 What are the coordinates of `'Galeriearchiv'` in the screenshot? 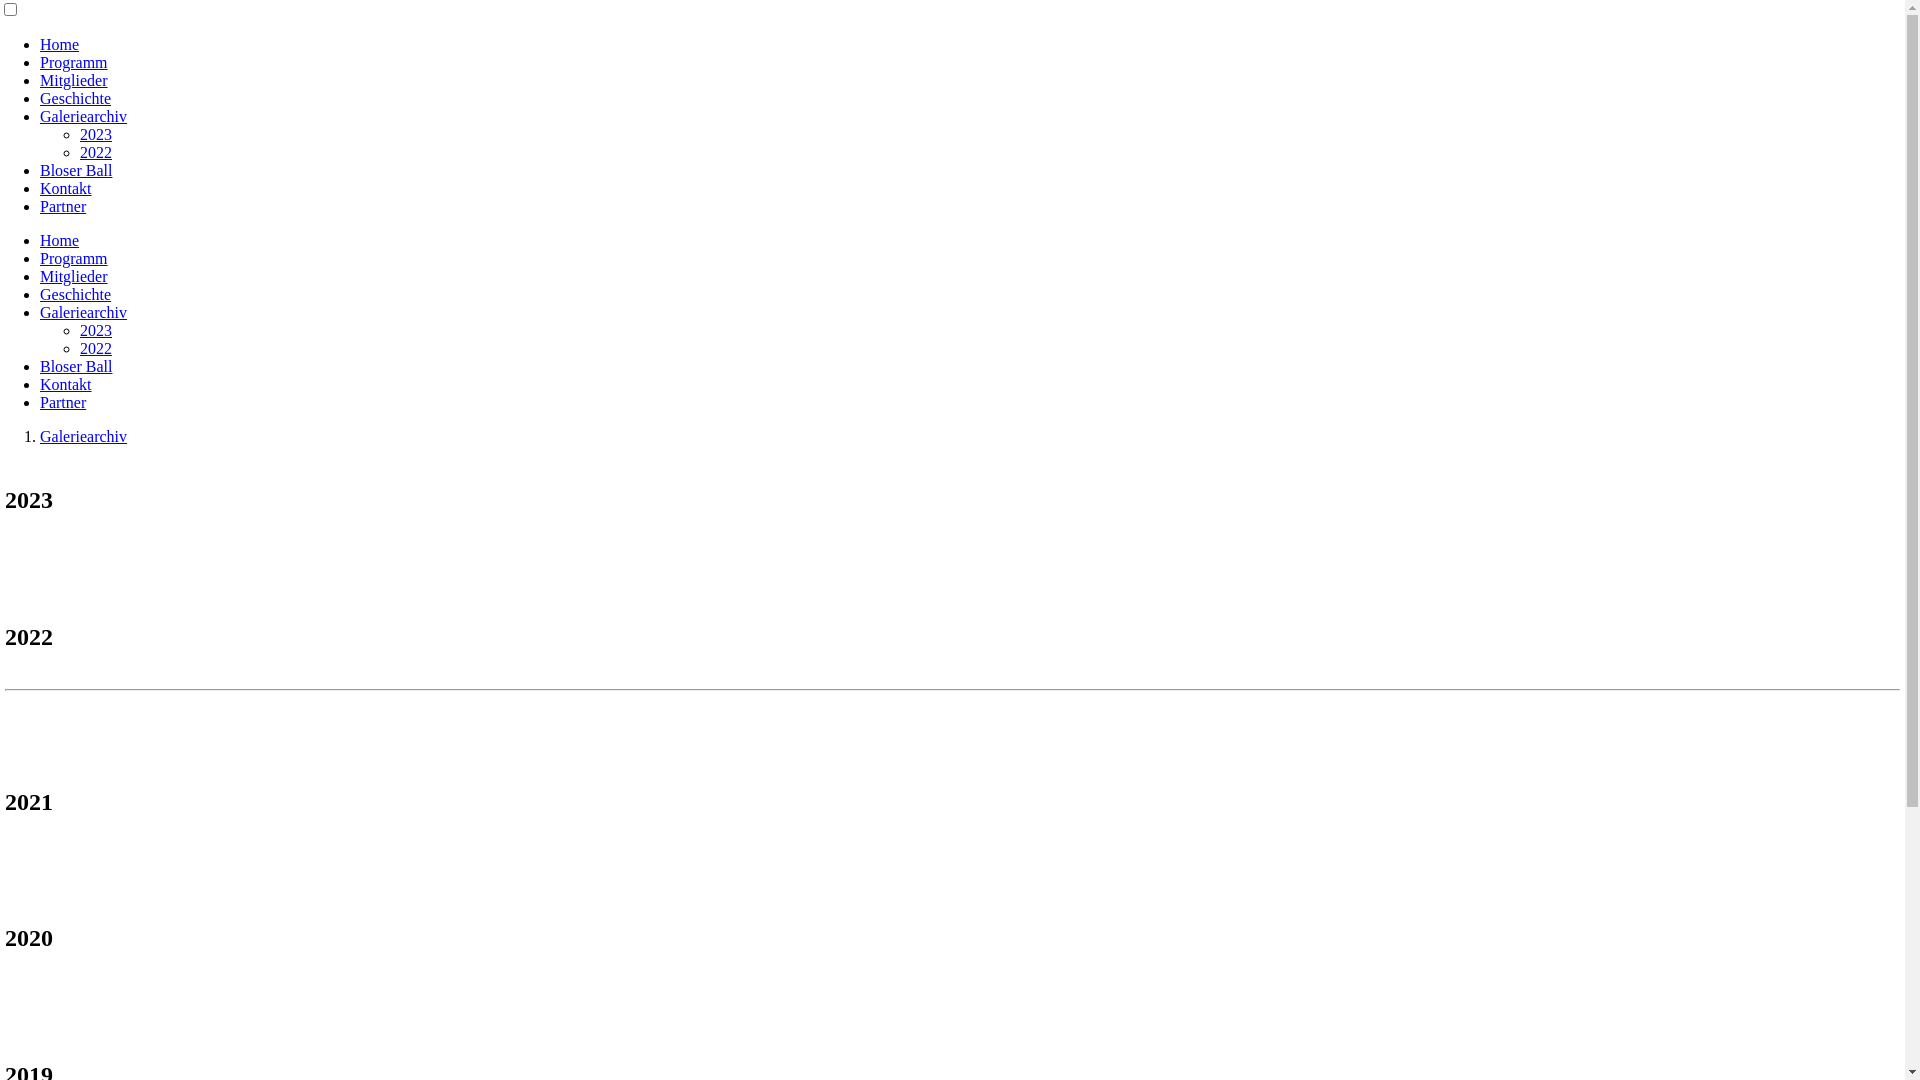 It's located at (82, 435).